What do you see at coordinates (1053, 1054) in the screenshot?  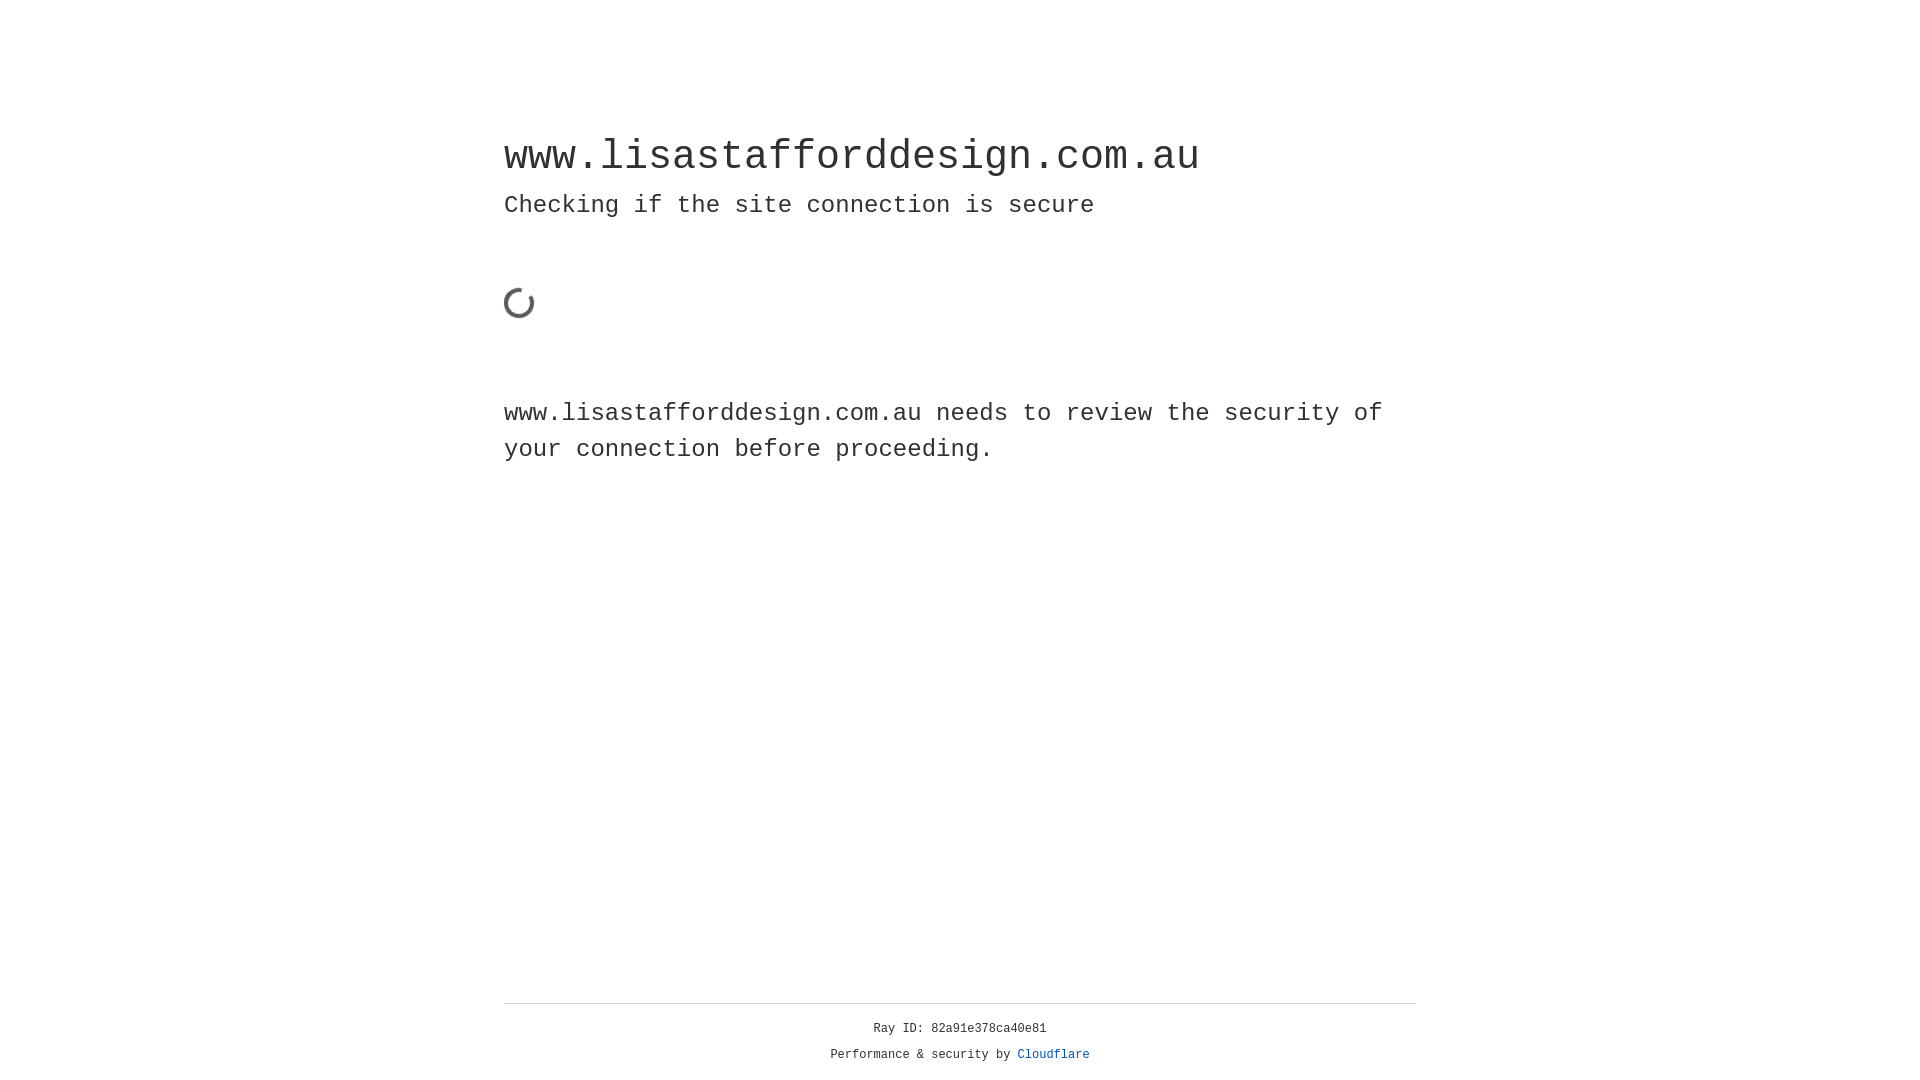 I see `'Cloudflare'` at bounding box center [1053, 1054].